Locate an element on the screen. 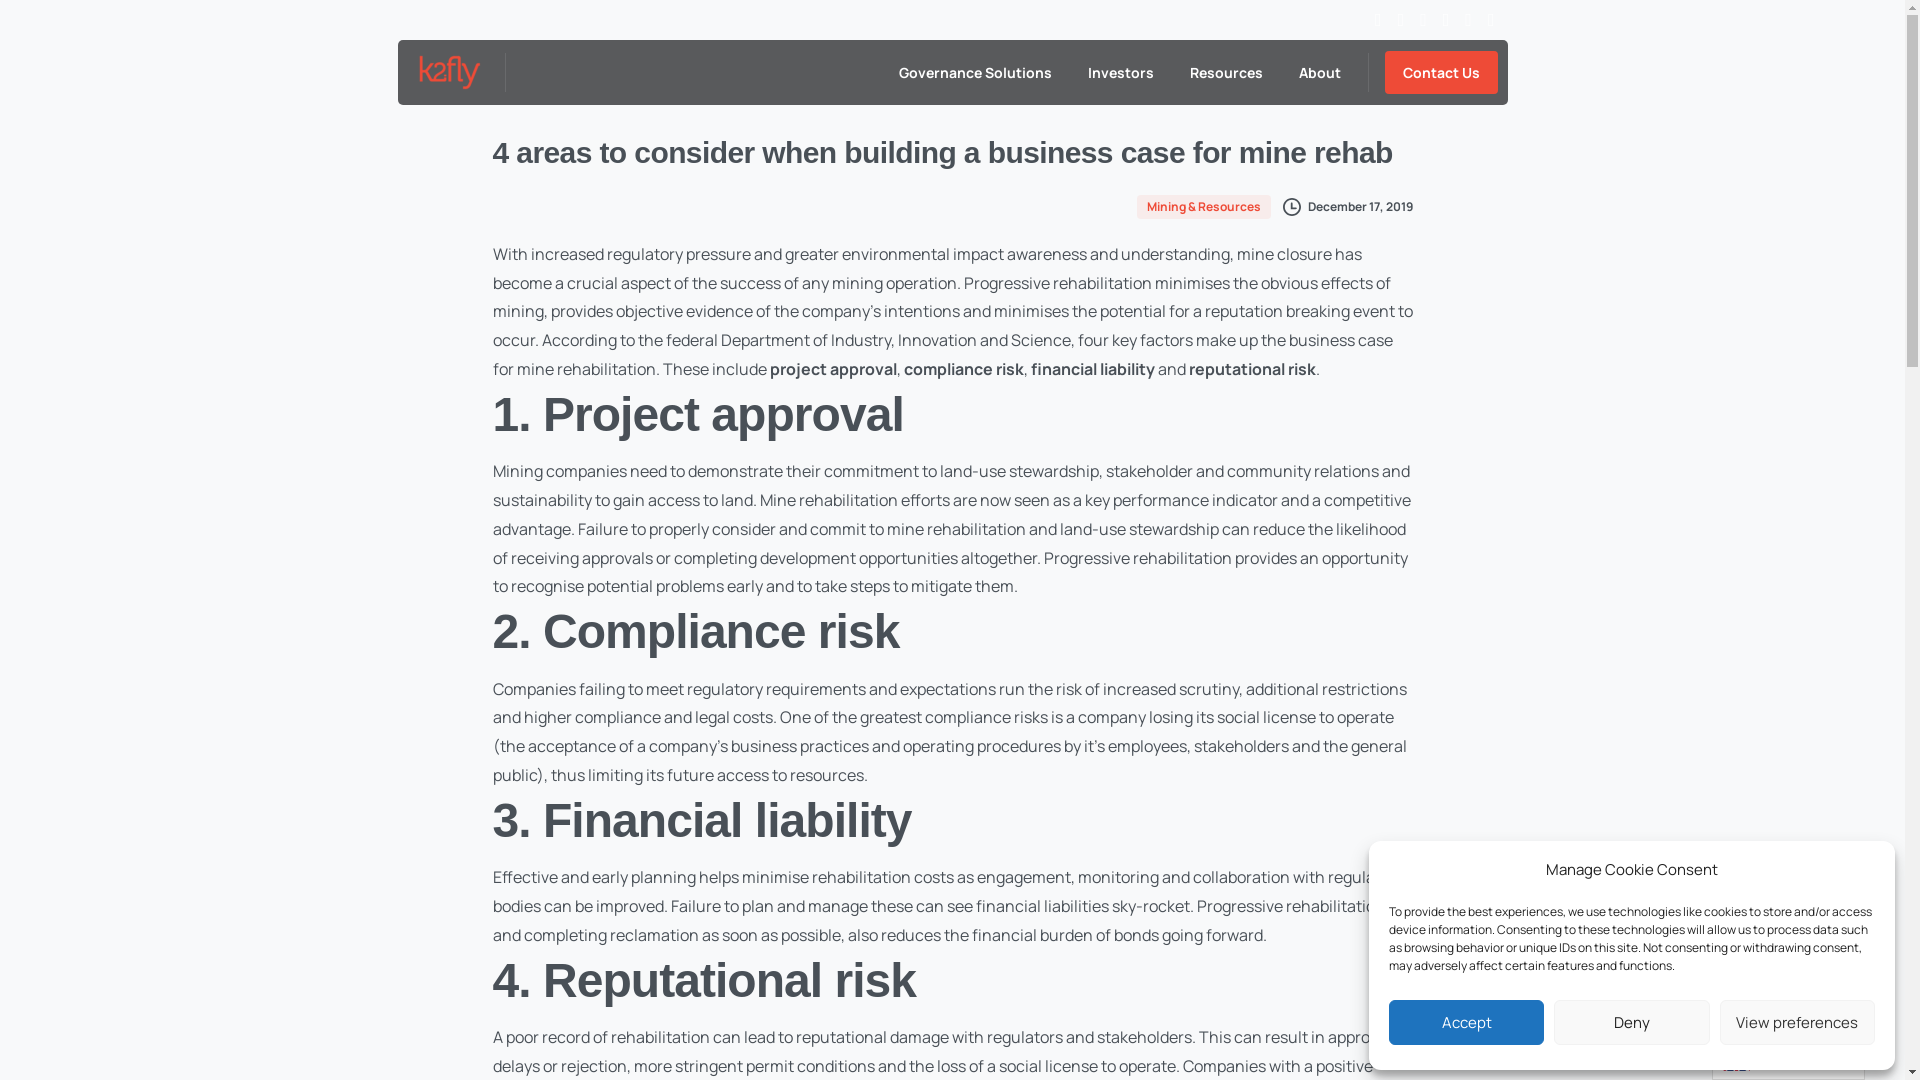 This screenshot has height=1080, width=1920. 'Governance Solutions' is located at coordinates (888, 71).